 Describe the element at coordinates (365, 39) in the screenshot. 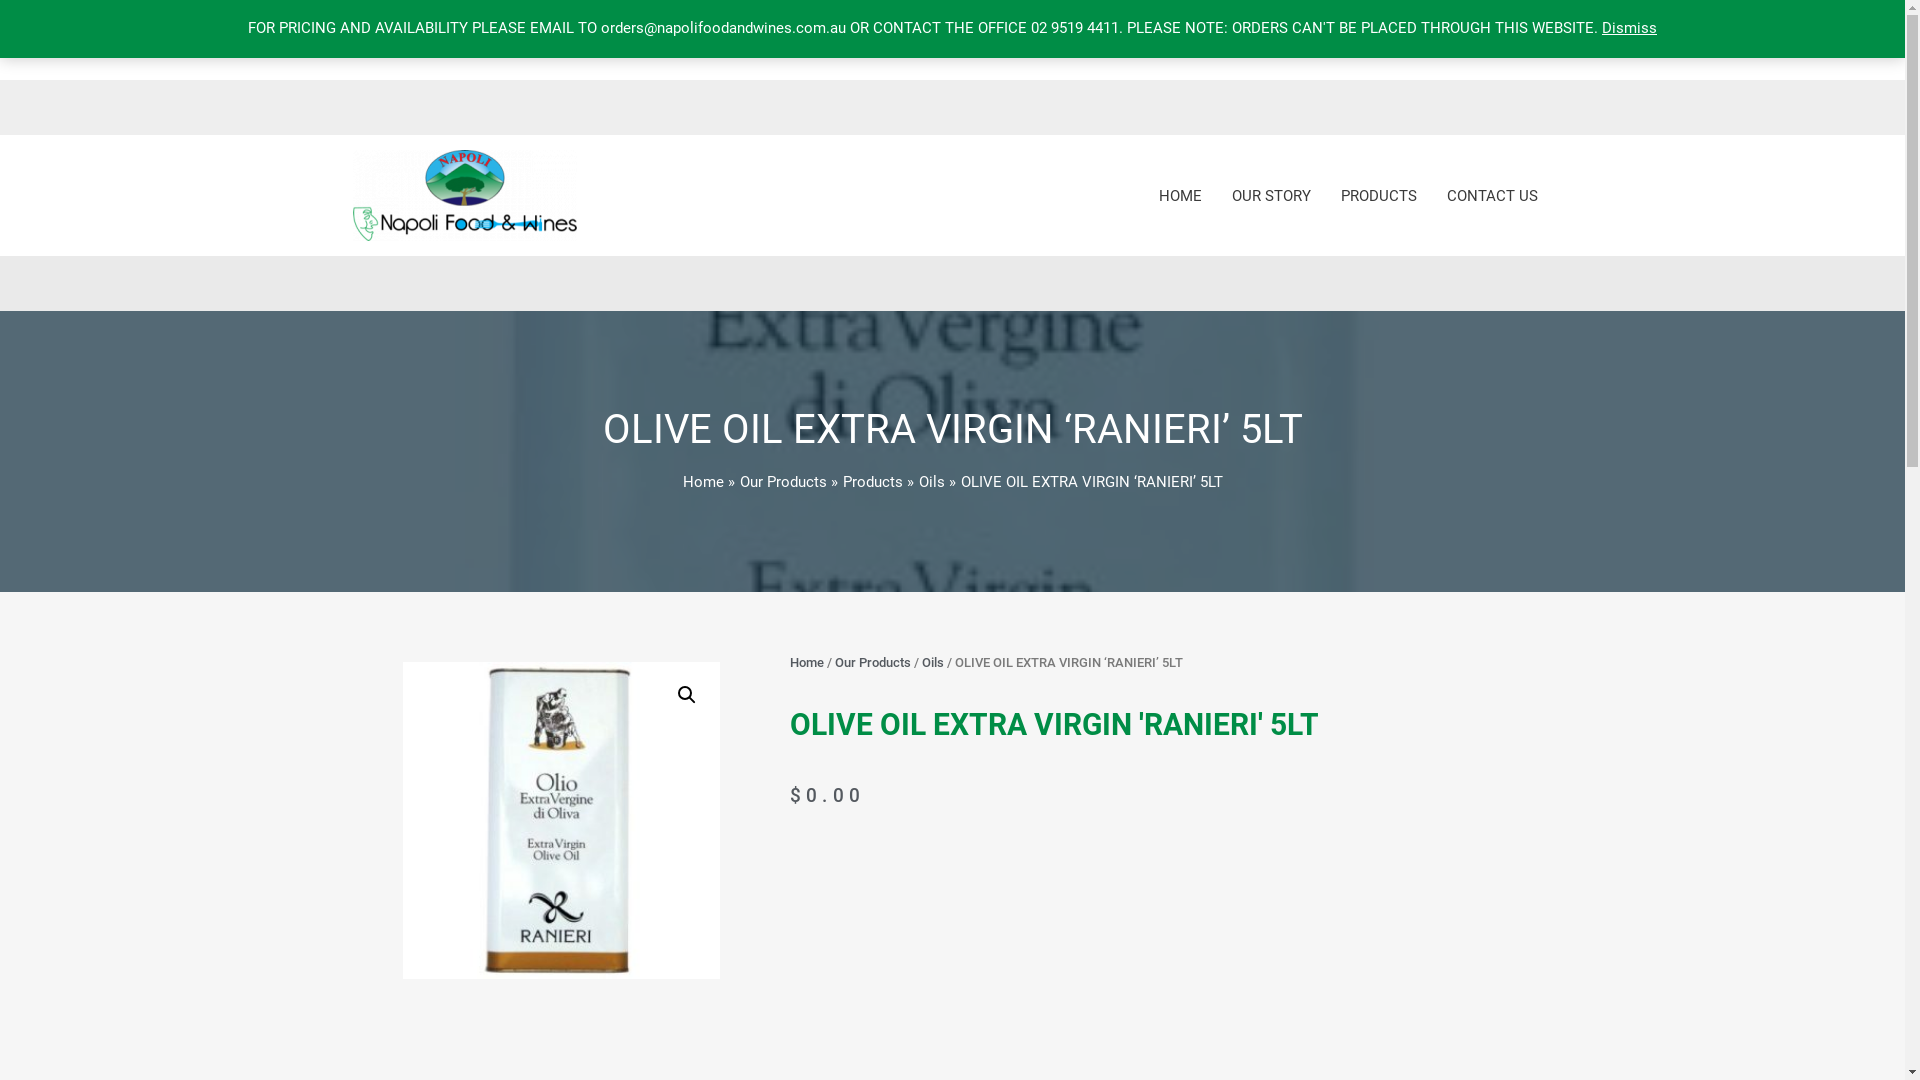

I see `'0'` at that location.